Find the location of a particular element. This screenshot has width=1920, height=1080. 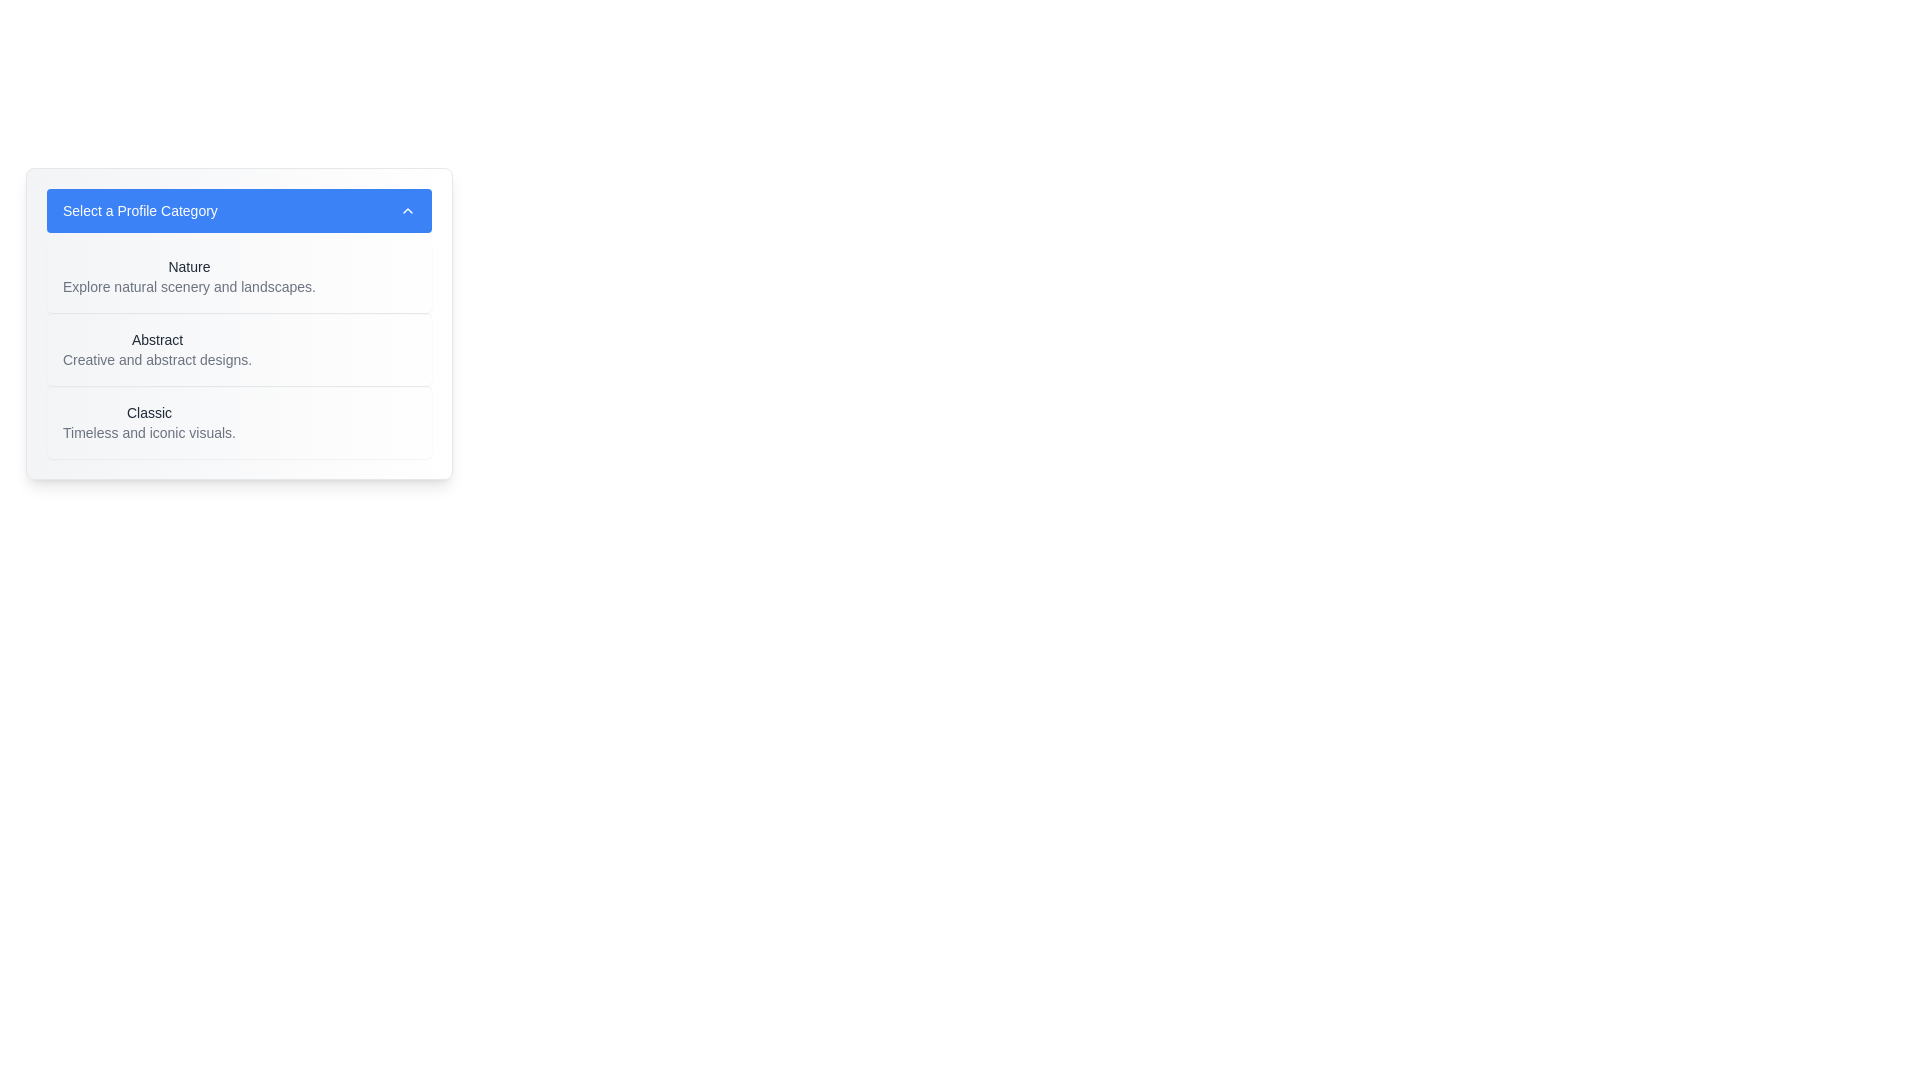

the text block reading 'Creative and abstract designs.' which is located below the heading 'Abstract' in the 'Abstract' category section is located at coordinates (156, 358).